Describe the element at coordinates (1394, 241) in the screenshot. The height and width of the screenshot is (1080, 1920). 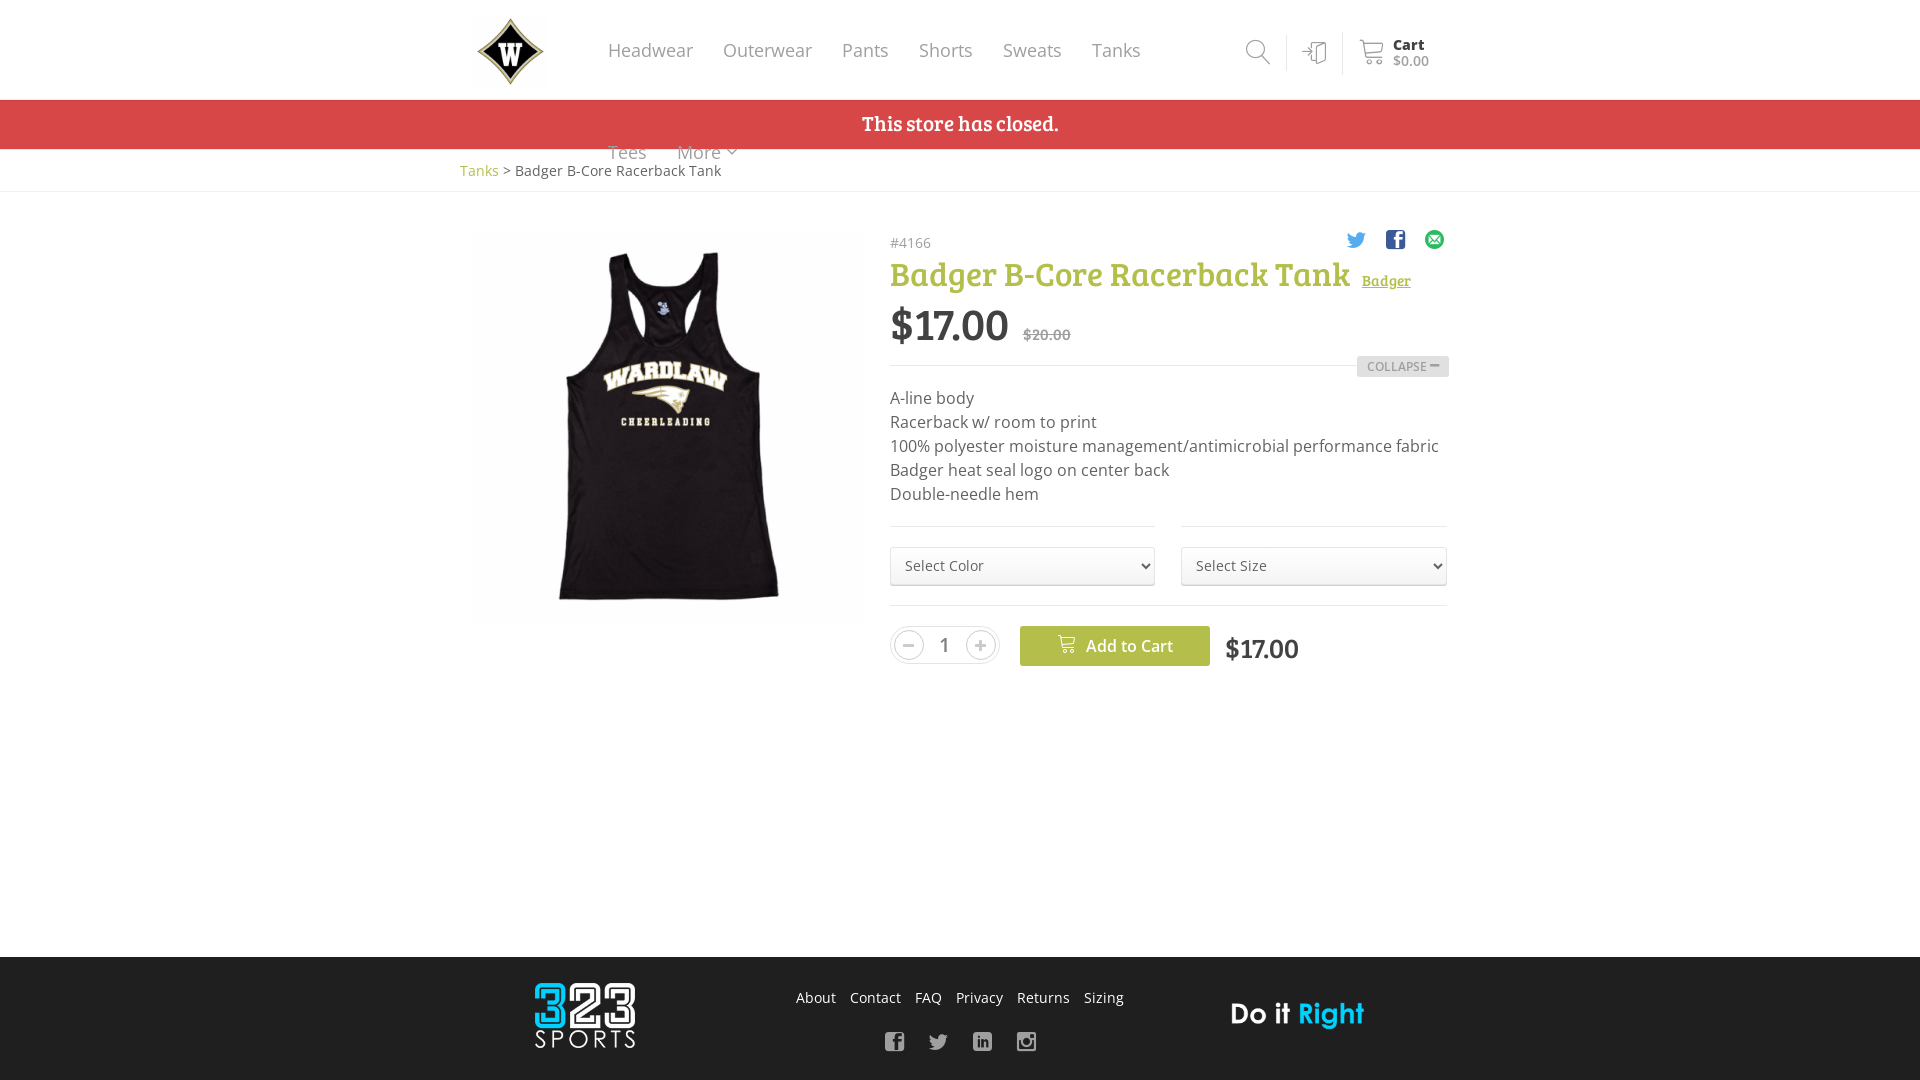
I see `'Share on Facebook'` at that location.